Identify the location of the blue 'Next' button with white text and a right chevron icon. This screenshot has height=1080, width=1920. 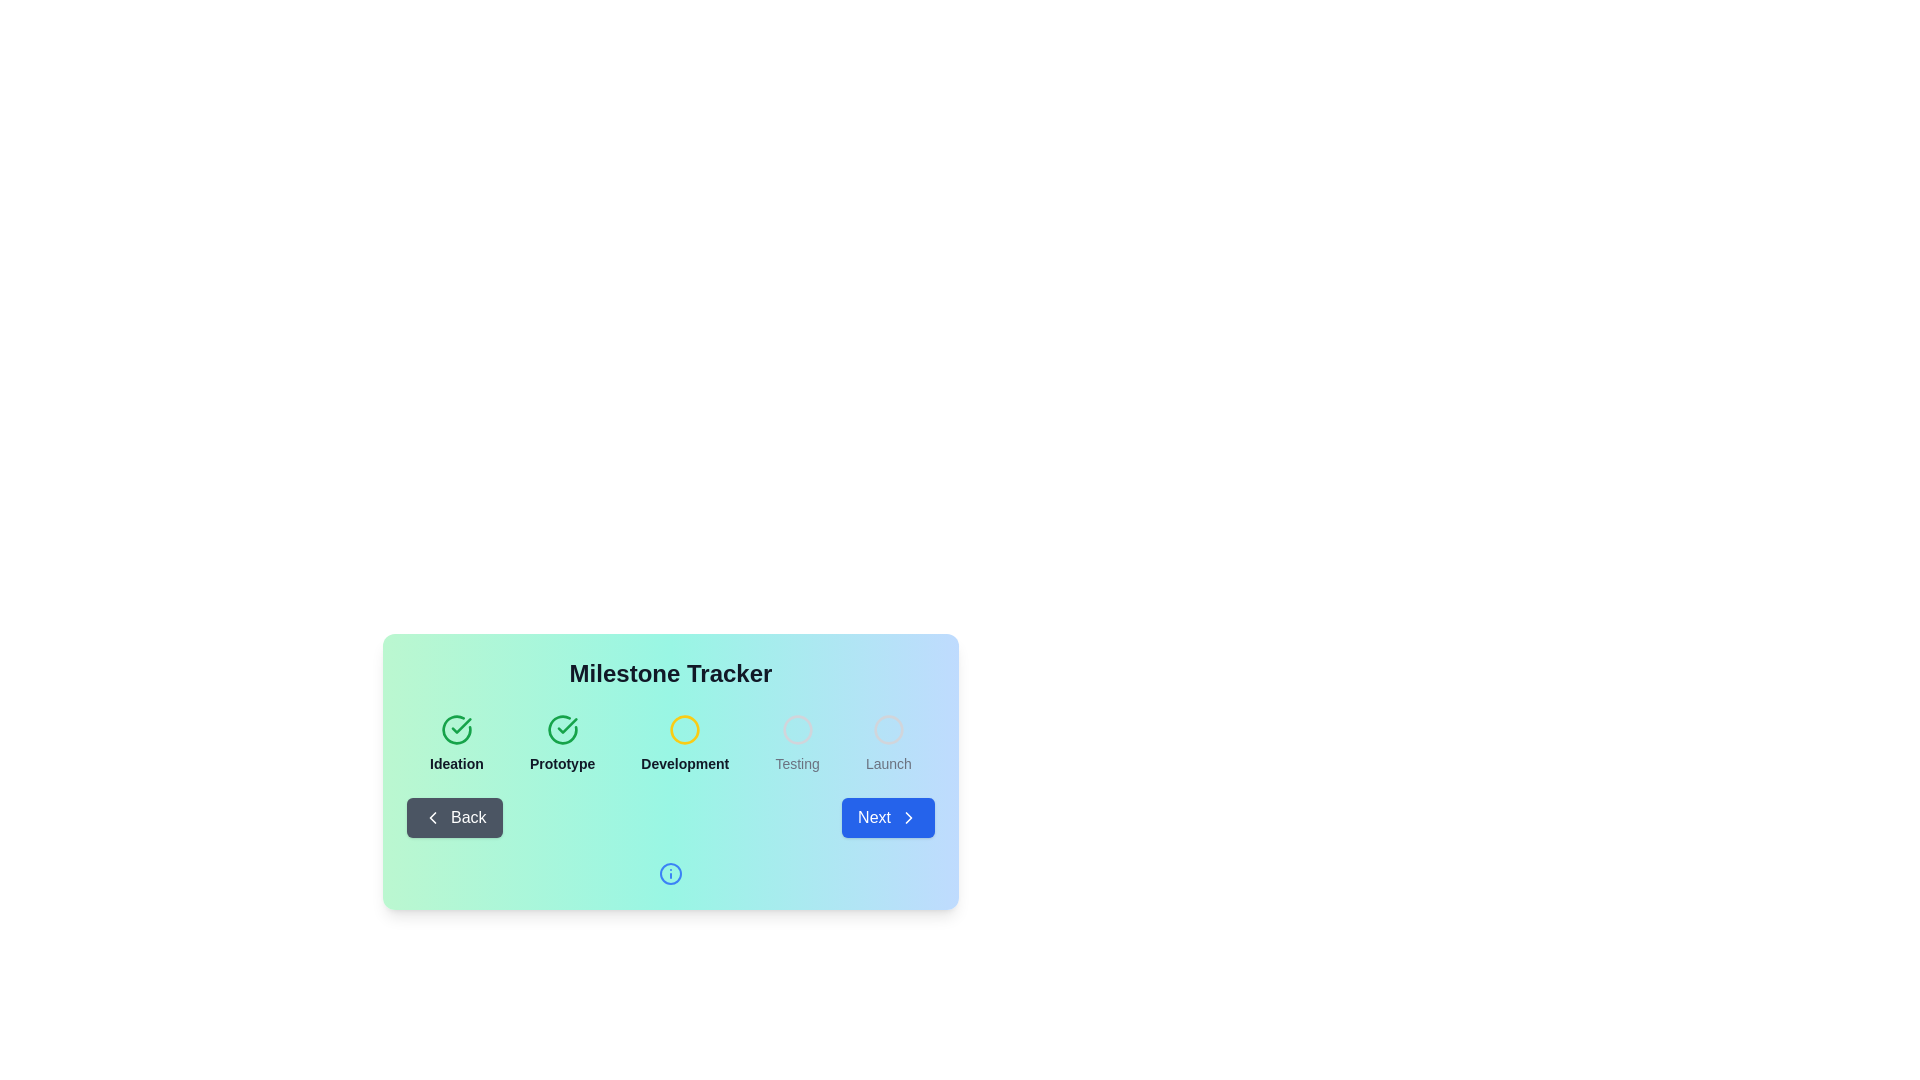
(887, 817).